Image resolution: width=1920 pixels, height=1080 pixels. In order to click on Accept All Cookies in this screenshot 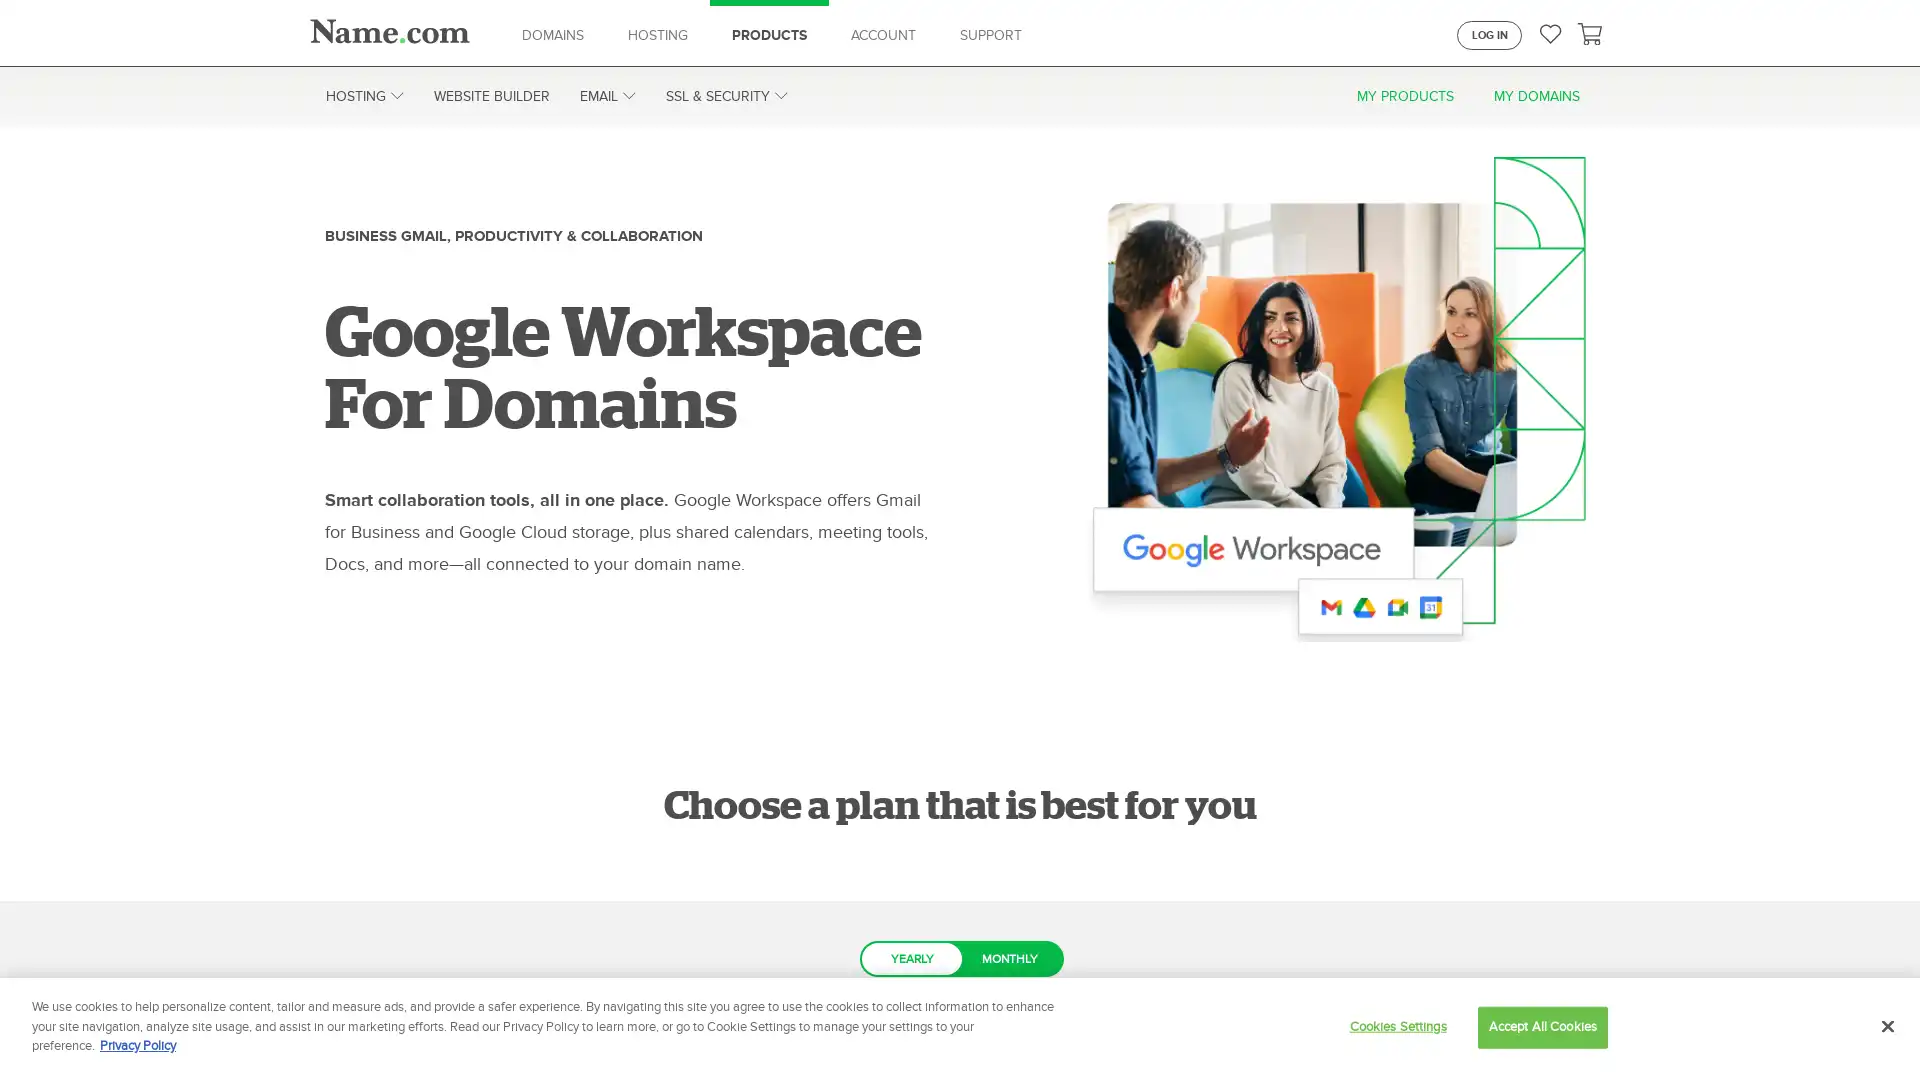, I will do `click(1541, 1026)`.